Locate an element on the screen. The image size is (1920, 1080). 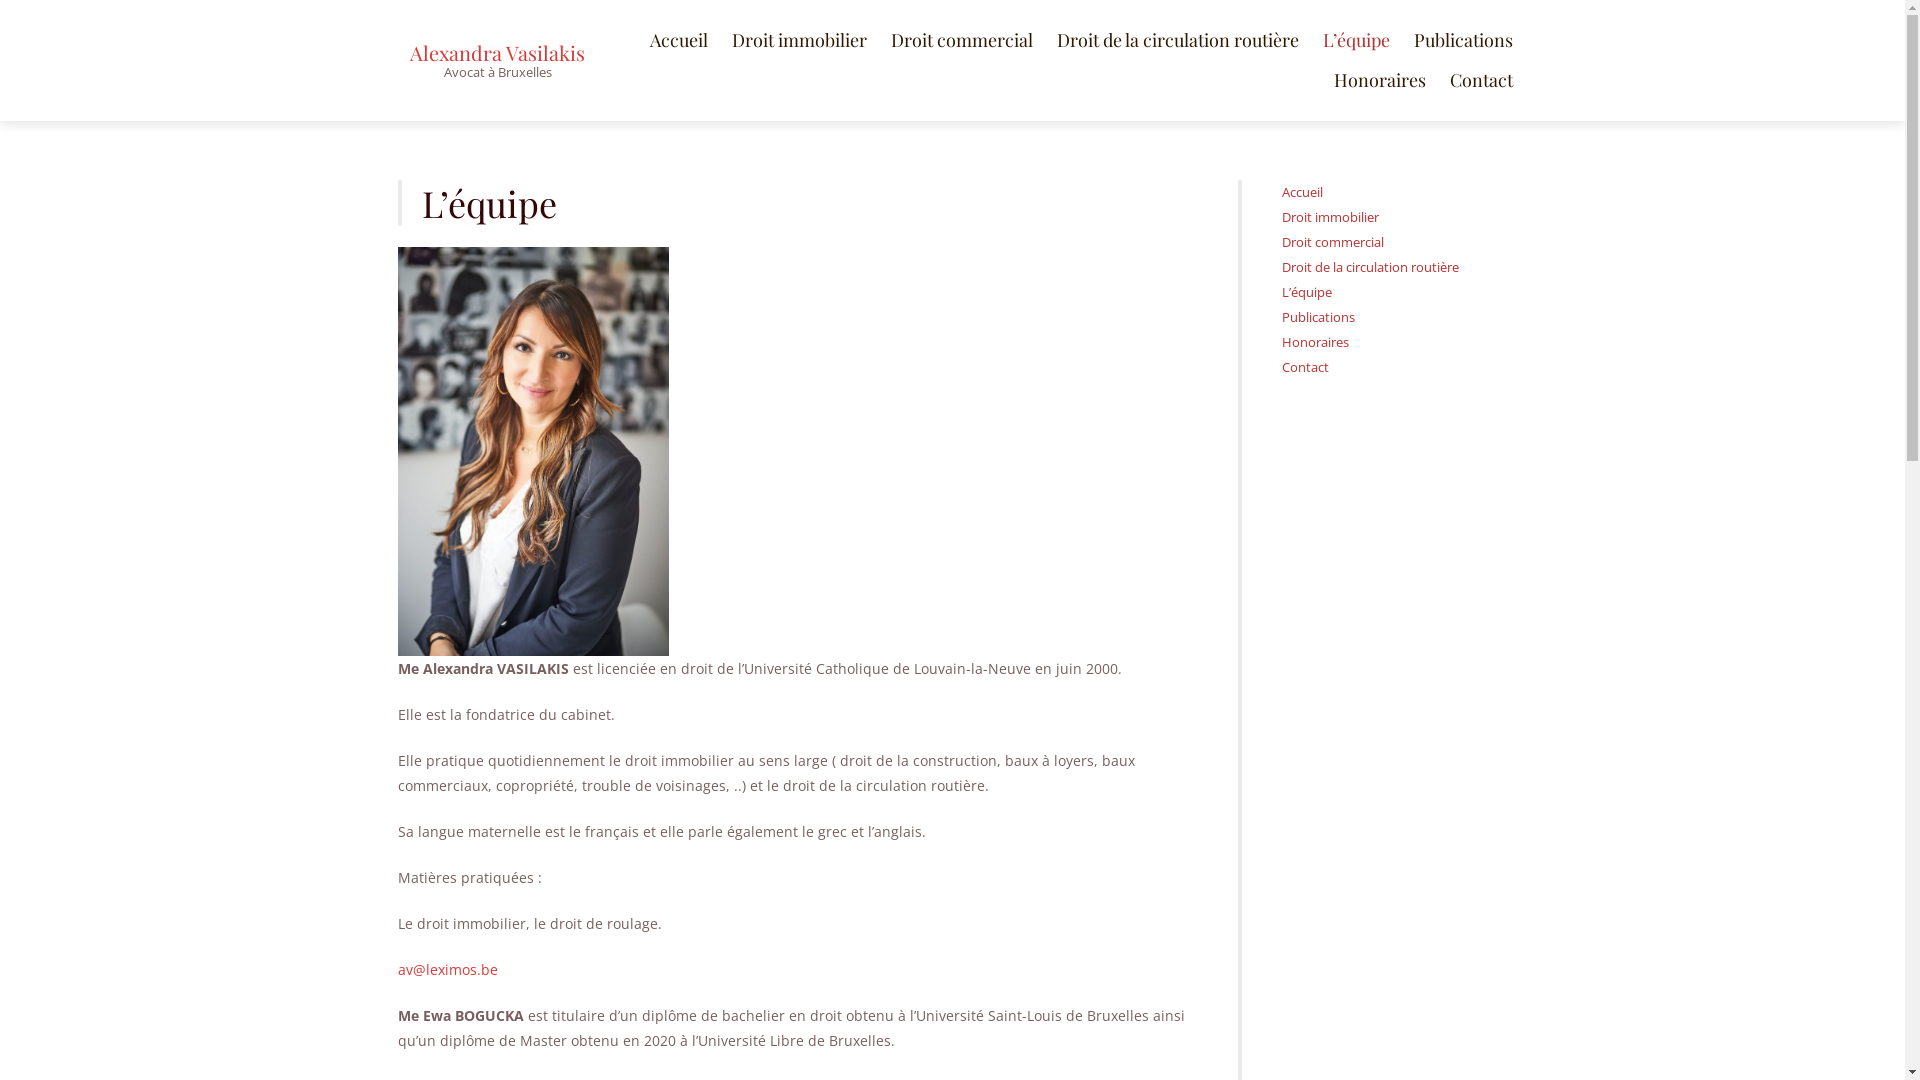
'Droit commercial' is located at coordinates (960, 39).